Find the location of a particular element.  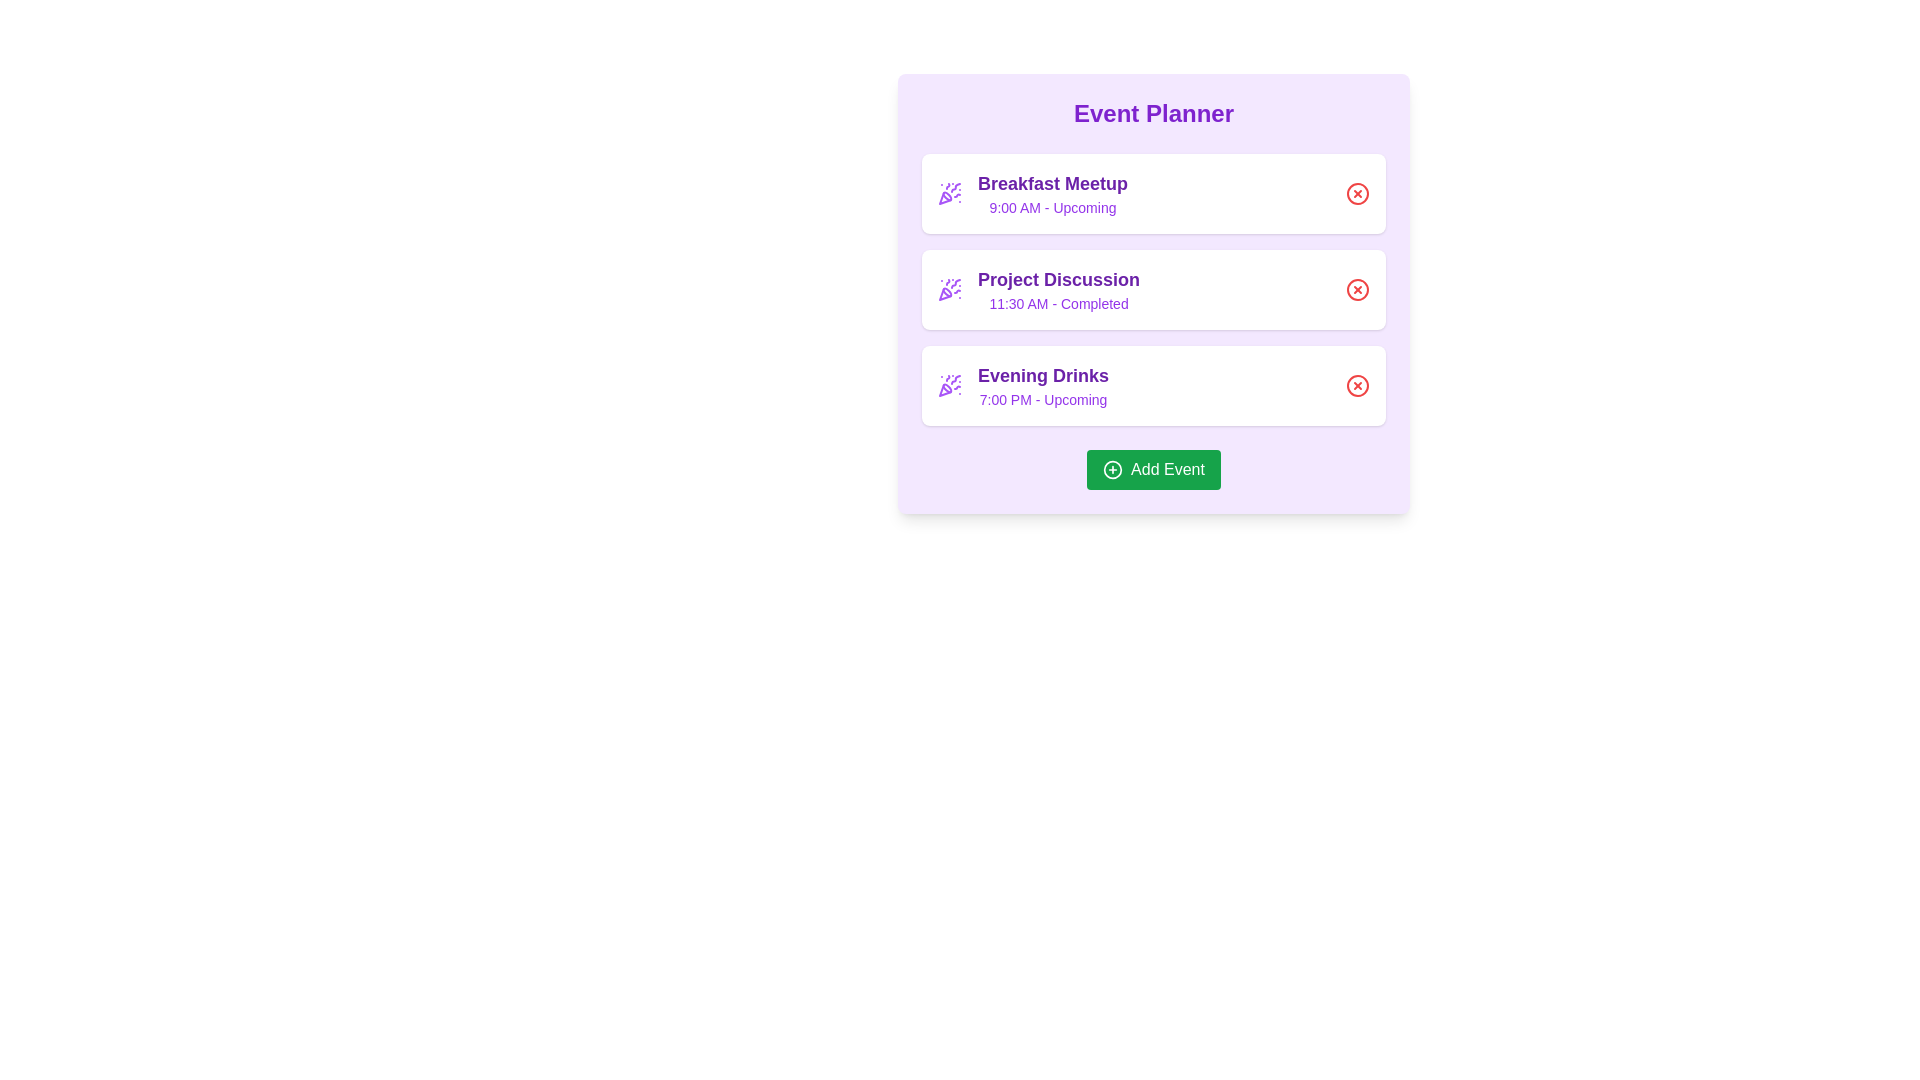

remove button for the event titled Evening Drinks is located at coordinates (1358, 385).